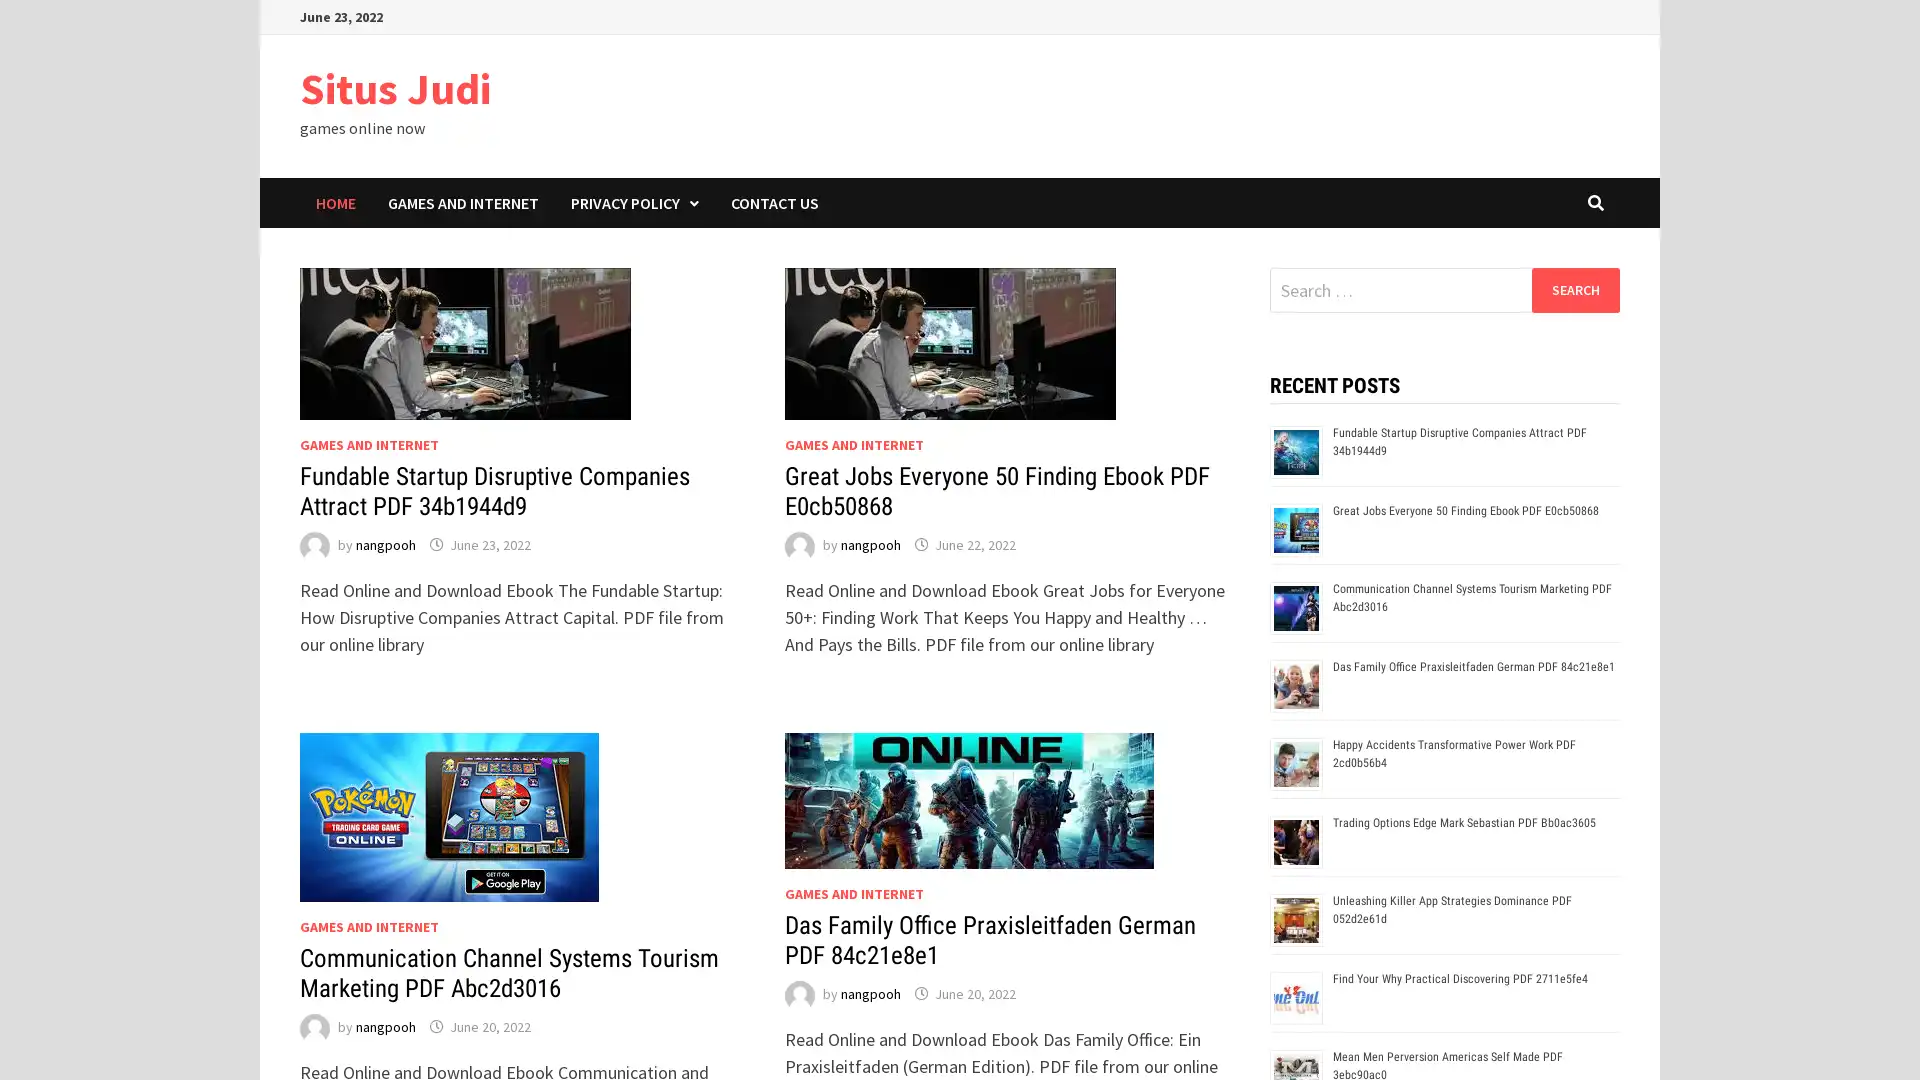  What do you see at coordinates (1574, 289) in the screenshot?
I see `Search` at bounding box center [1574, 289].